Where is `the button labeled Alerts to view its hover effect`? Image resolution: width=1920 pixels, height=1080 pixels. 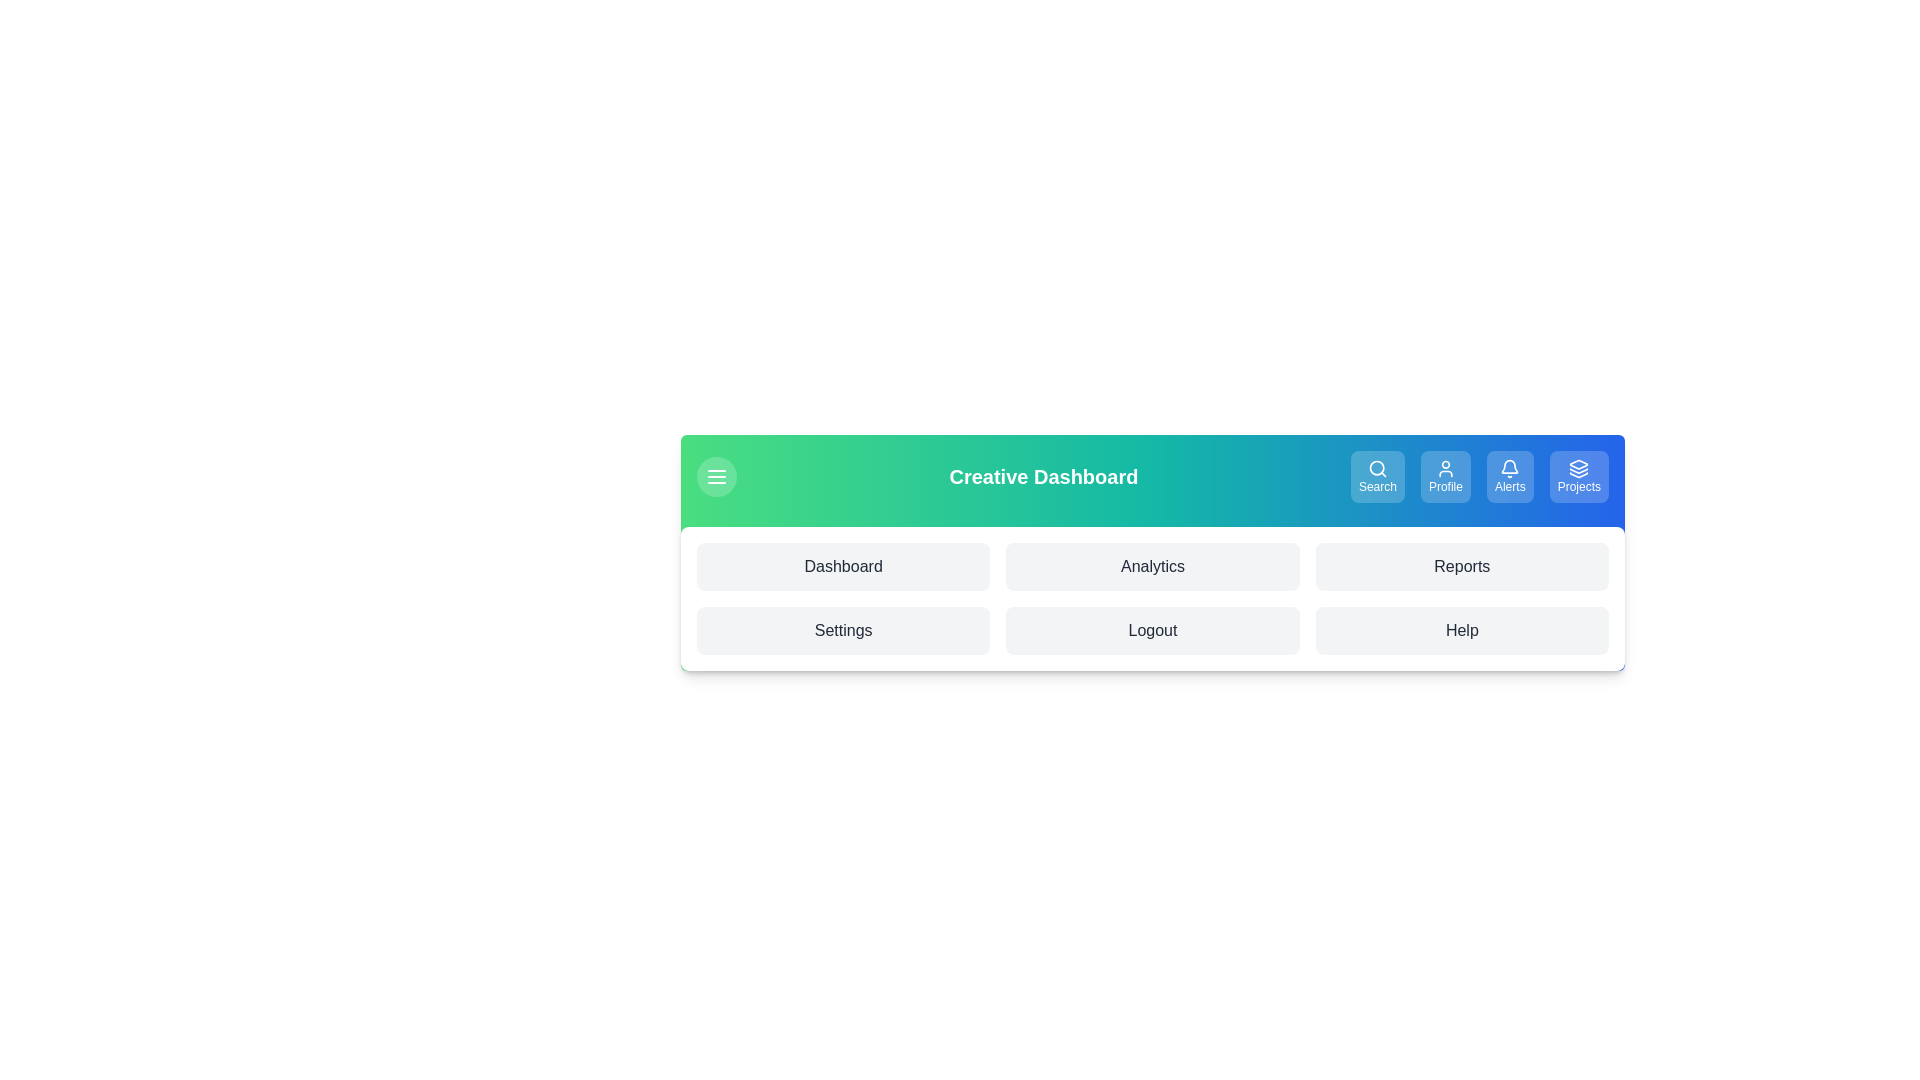
the button labeled Alerts to view its hover effect is located at coordinates (1510, 477).